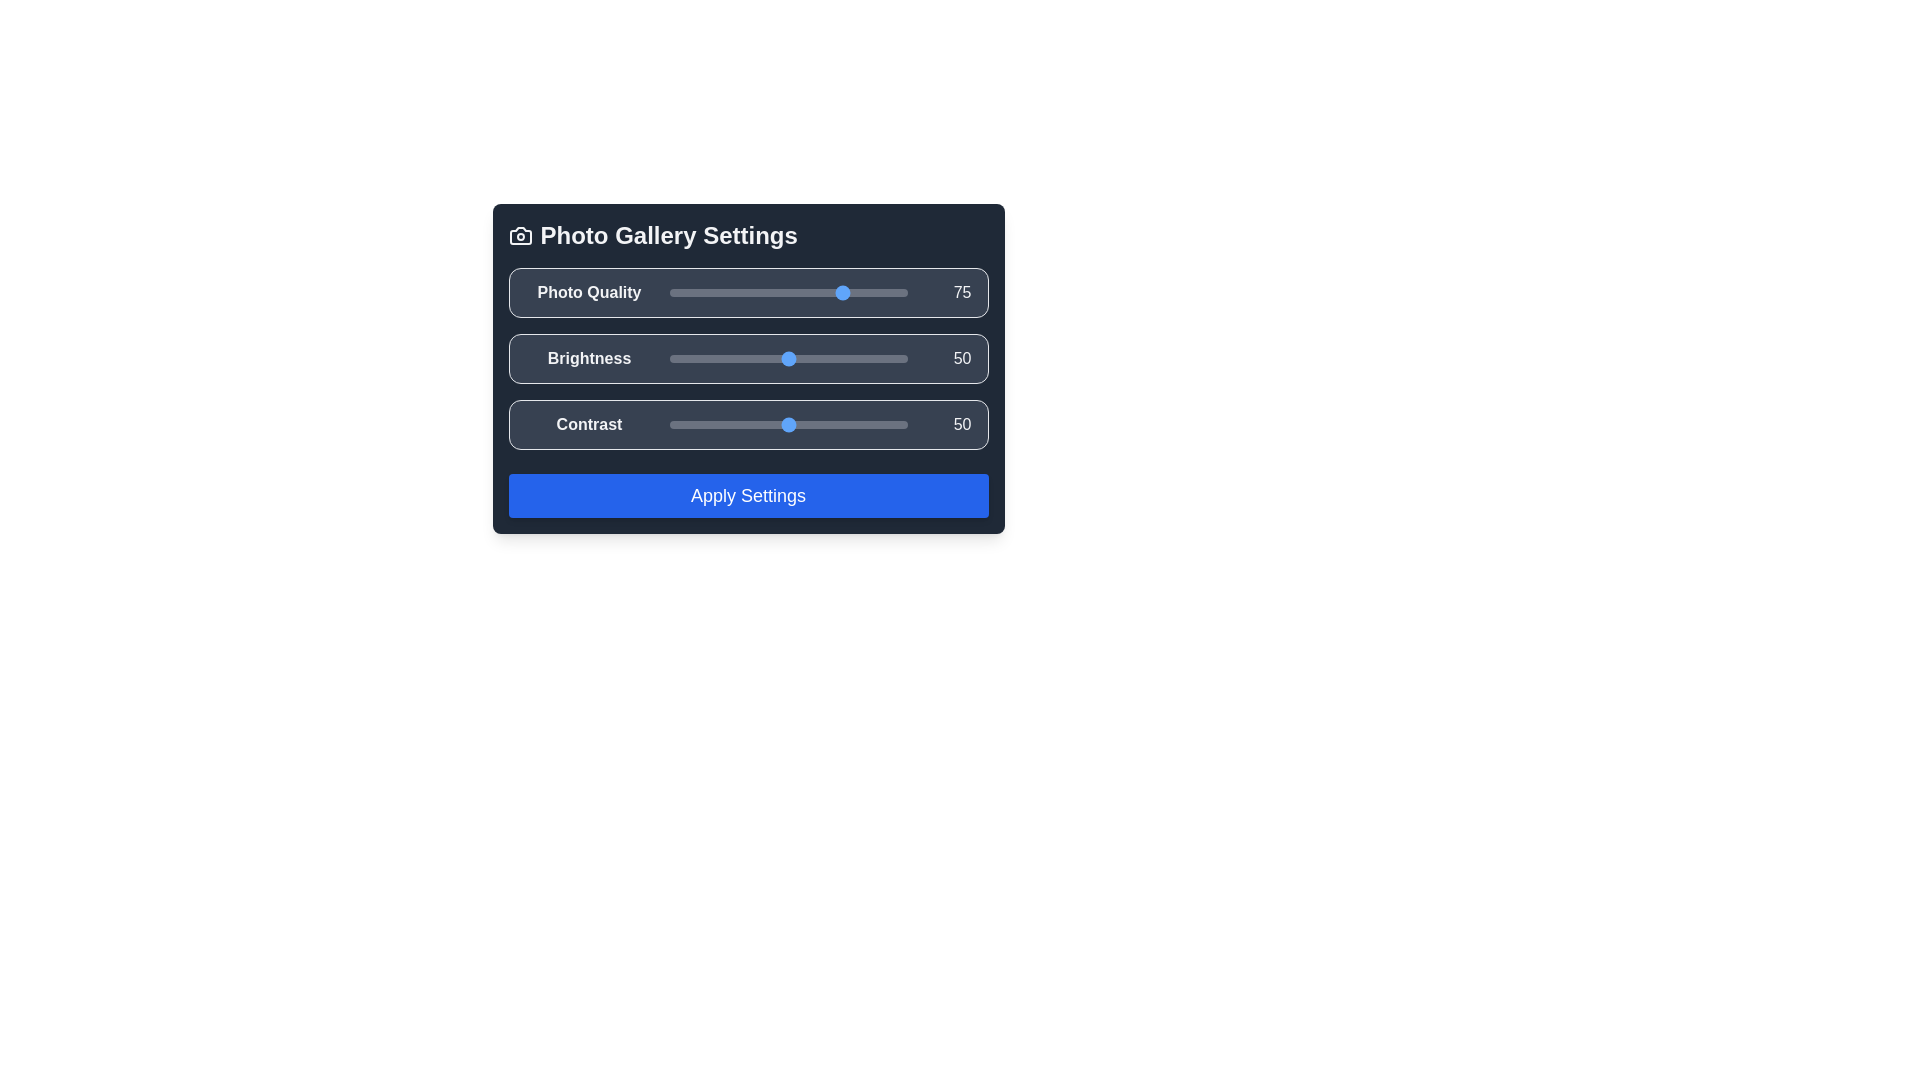 The image size is (1920, 1080). Describe the element at coordinates (843, 423) in the screenshot. I see `the contrast` at that location.